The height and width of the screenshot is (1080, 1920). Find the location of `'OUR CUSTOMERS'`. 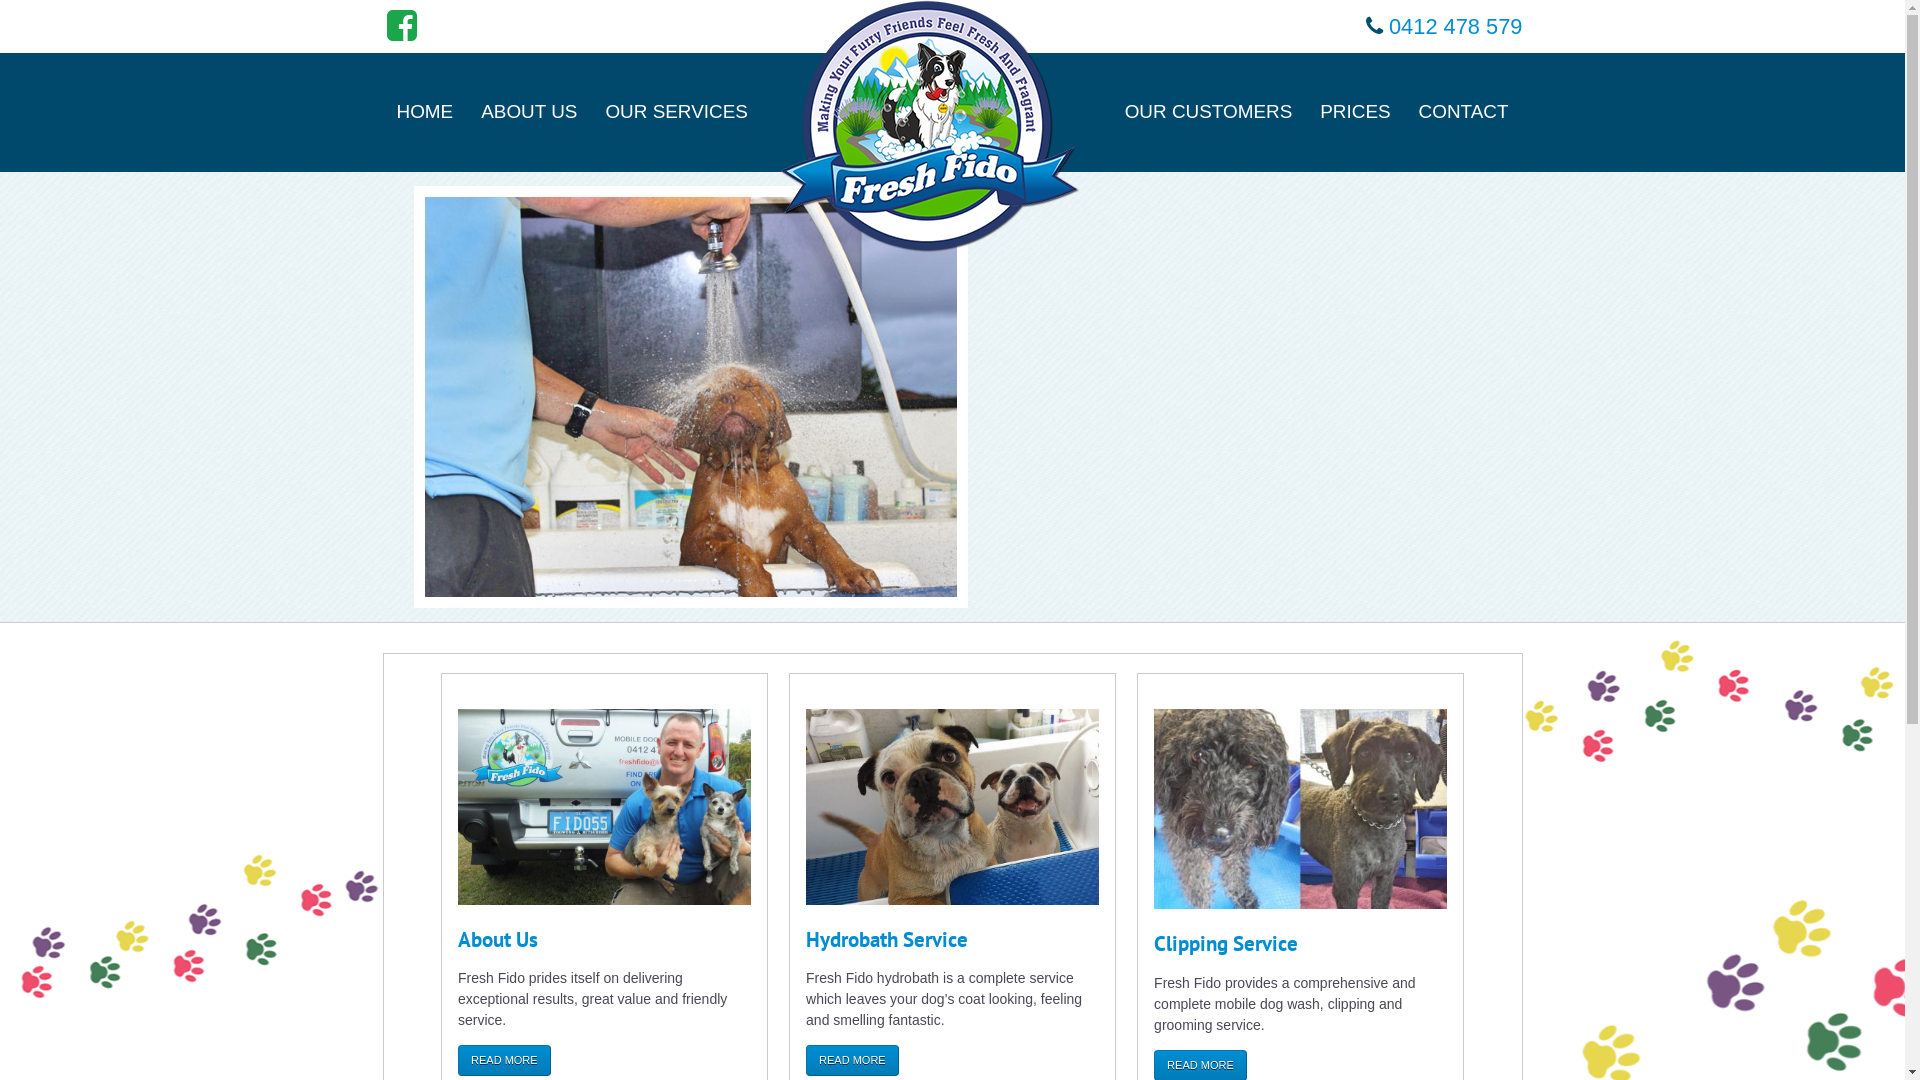

'OUR CUSTOMERS' is located at coordinates (1208, 111).